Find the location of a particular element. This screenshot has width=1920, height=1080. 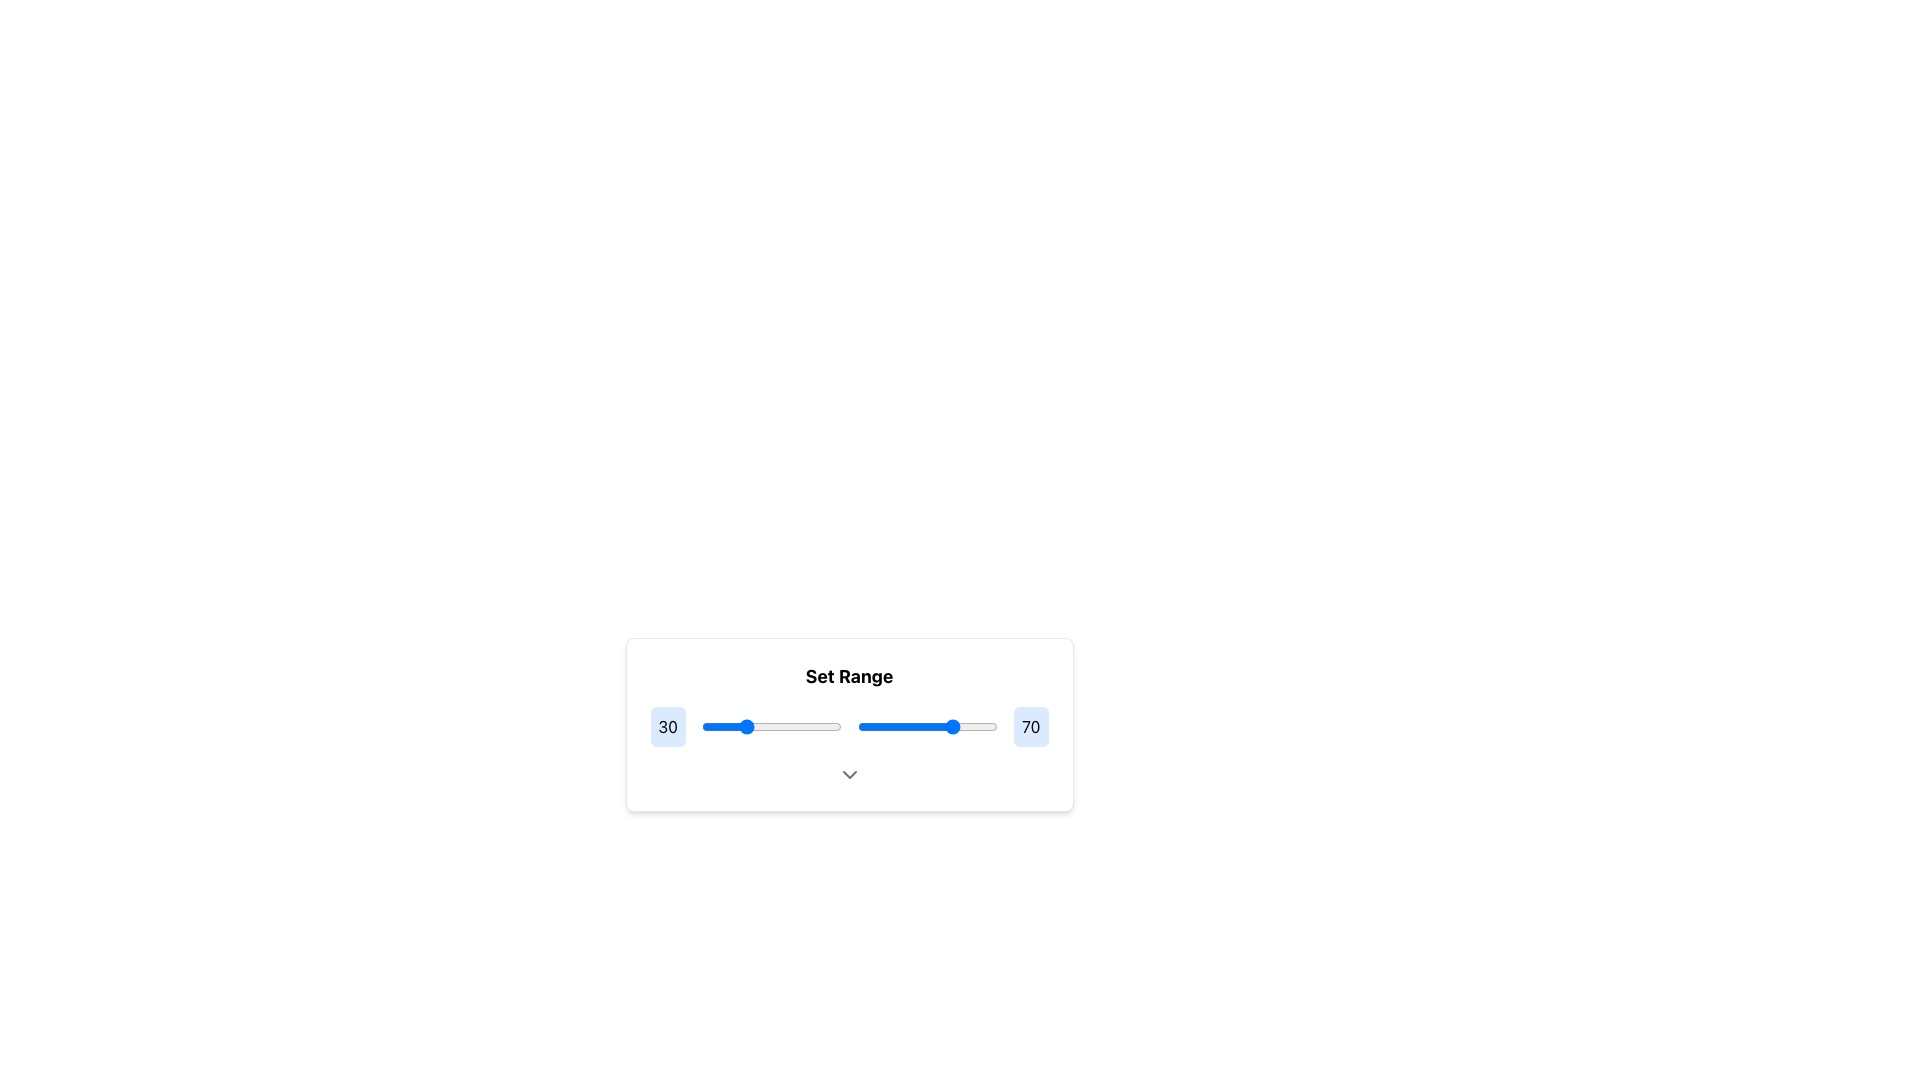

the start value of the range slider is located at coordinates (782, 726).